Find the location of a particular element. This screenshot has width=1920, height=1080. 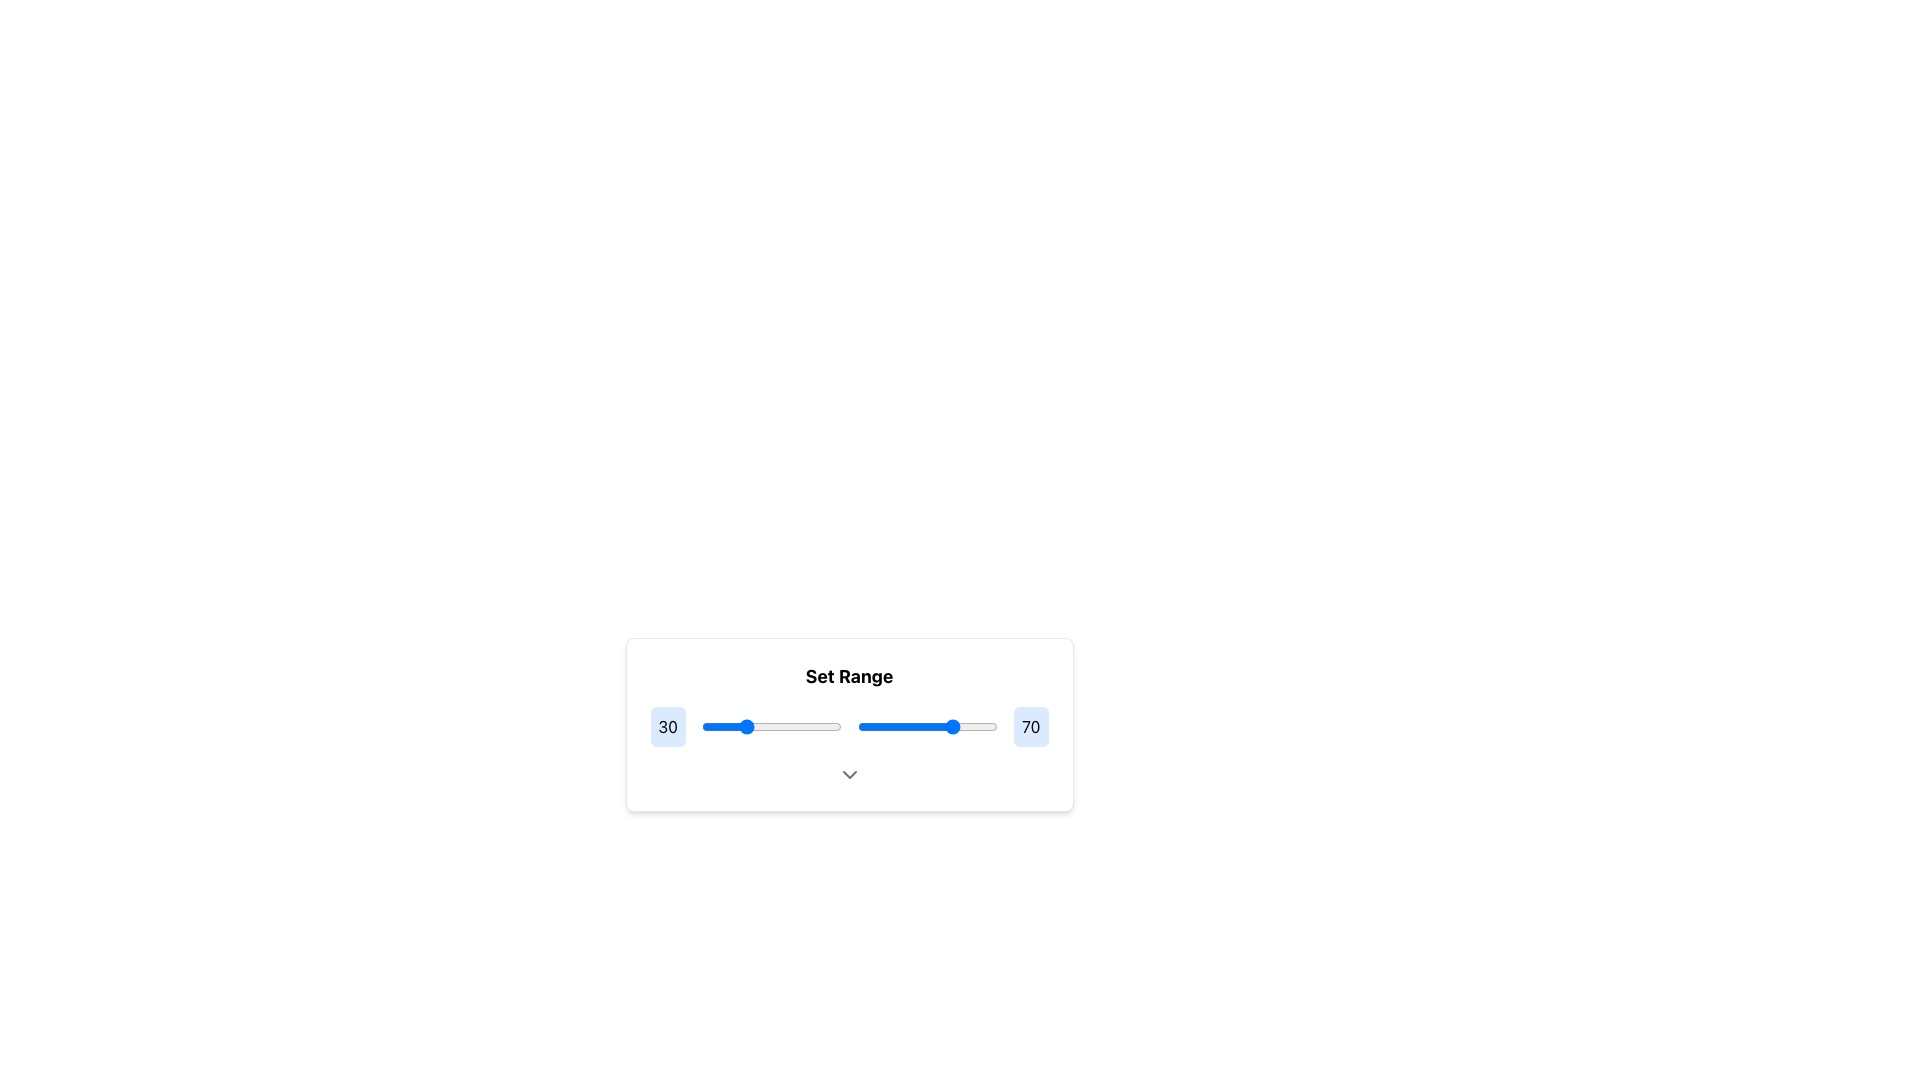

the start value of the range slider is located at coordinates (782, 726).